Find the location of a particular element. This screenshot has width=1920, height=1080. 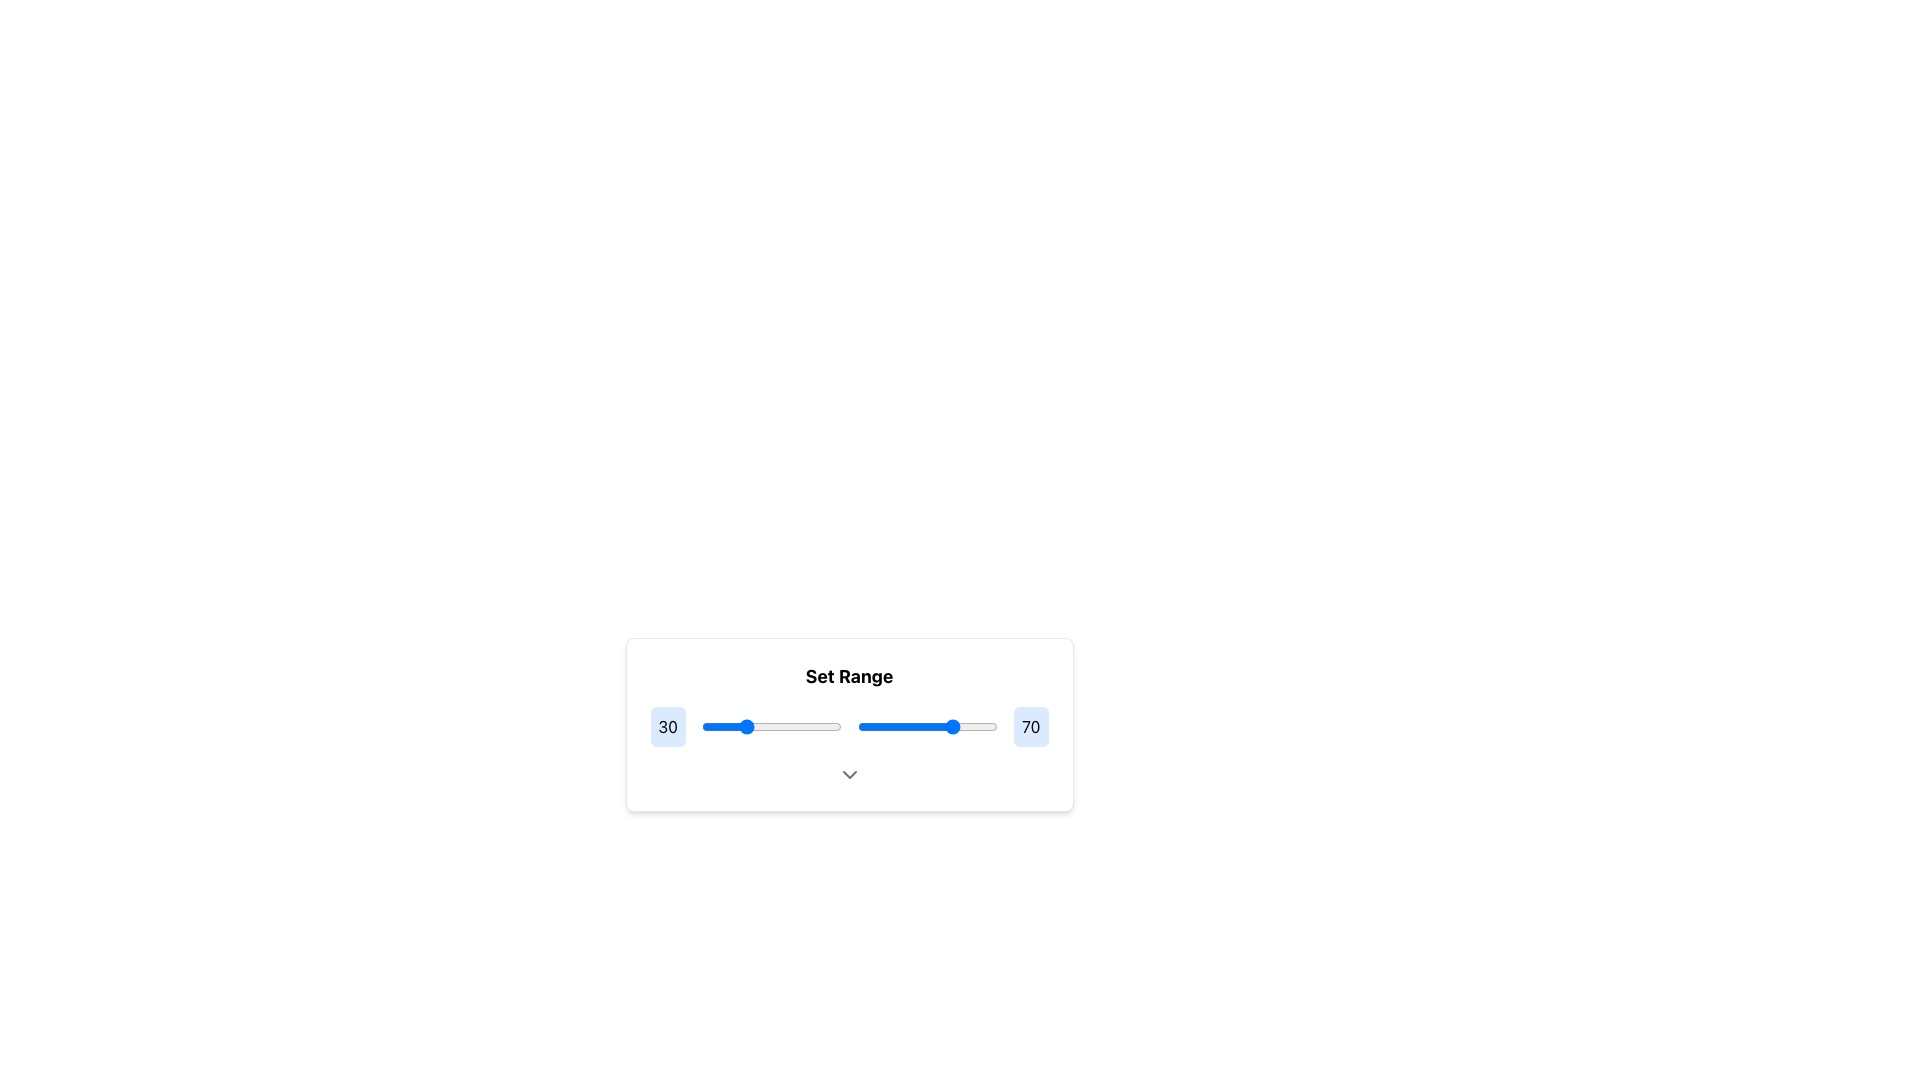

the start value of the range slider is located at coordinates (782, 726).